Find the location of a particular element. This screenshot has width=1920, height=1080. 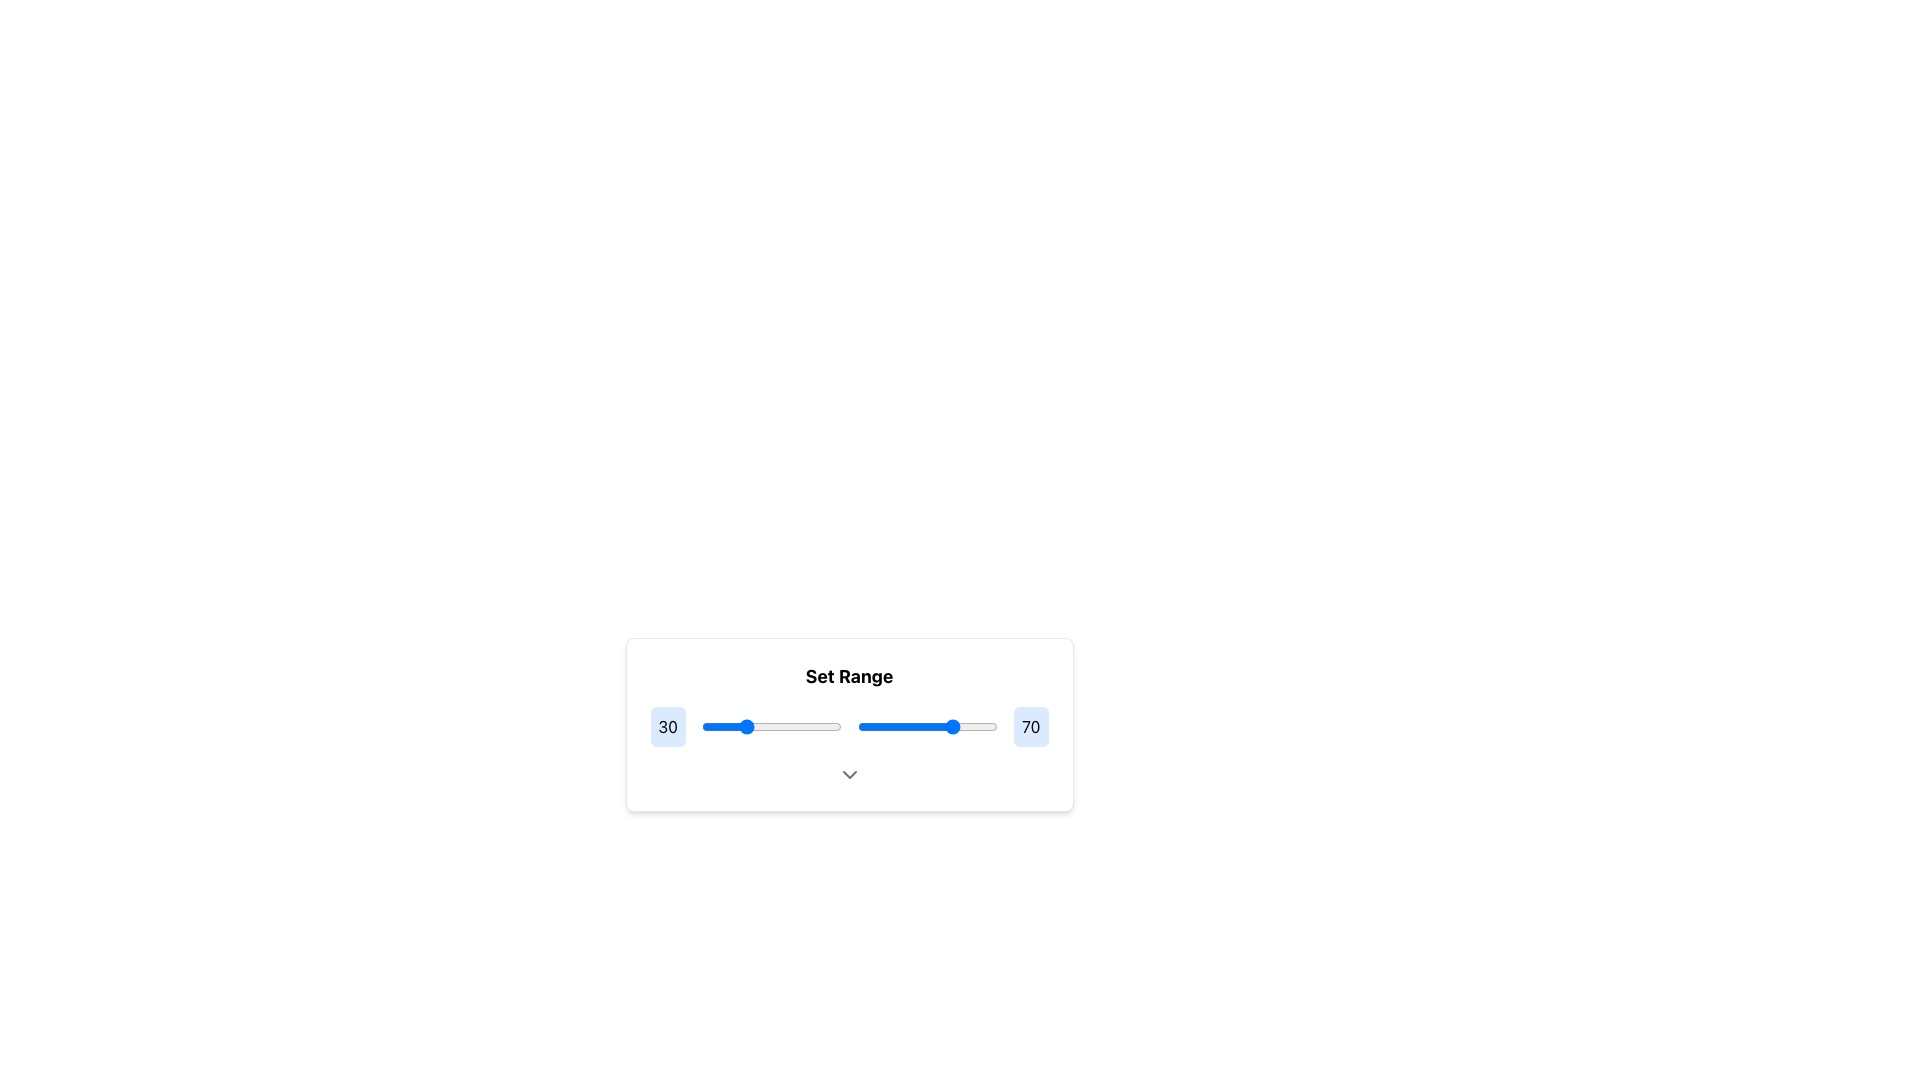

the start value of the range slider is located at coordinates (782, 726).